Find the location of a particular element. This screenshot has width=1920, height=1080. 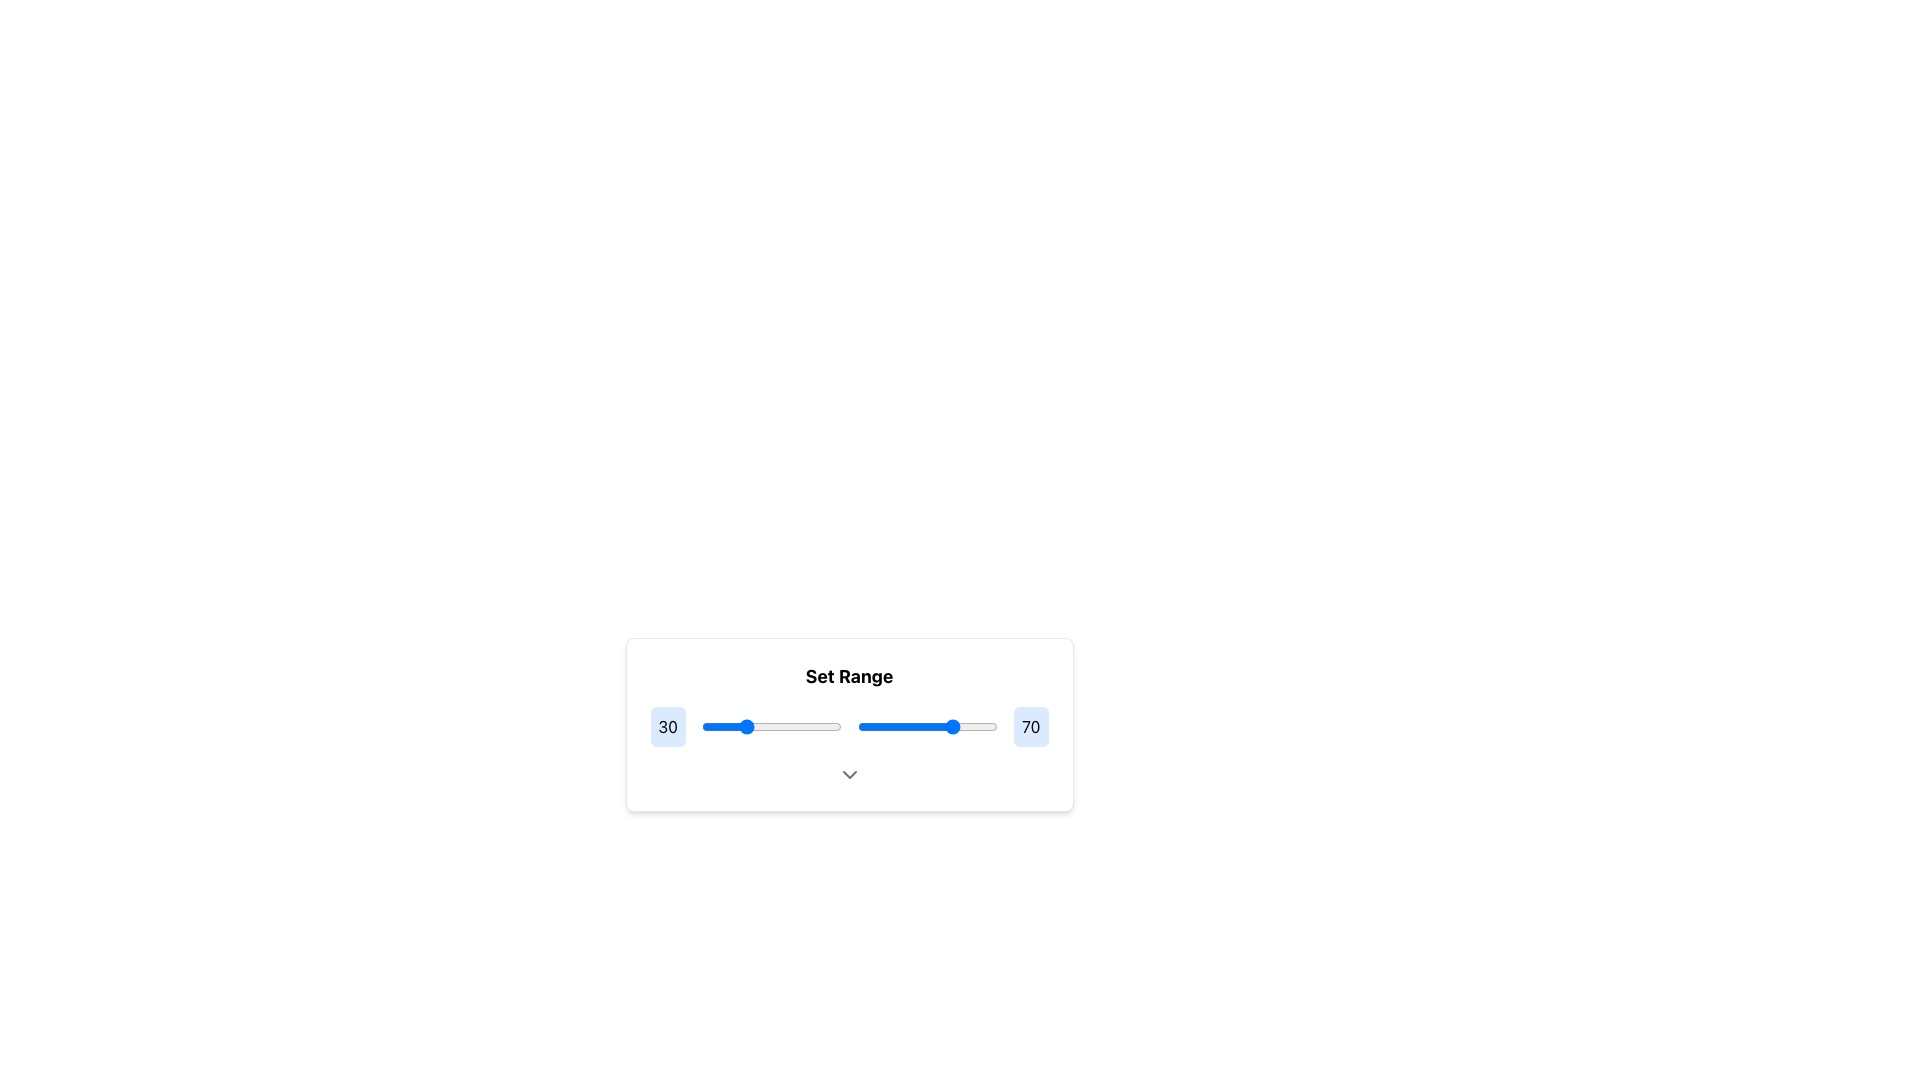

the start value of the range slider is located at coordinates (782, 726).